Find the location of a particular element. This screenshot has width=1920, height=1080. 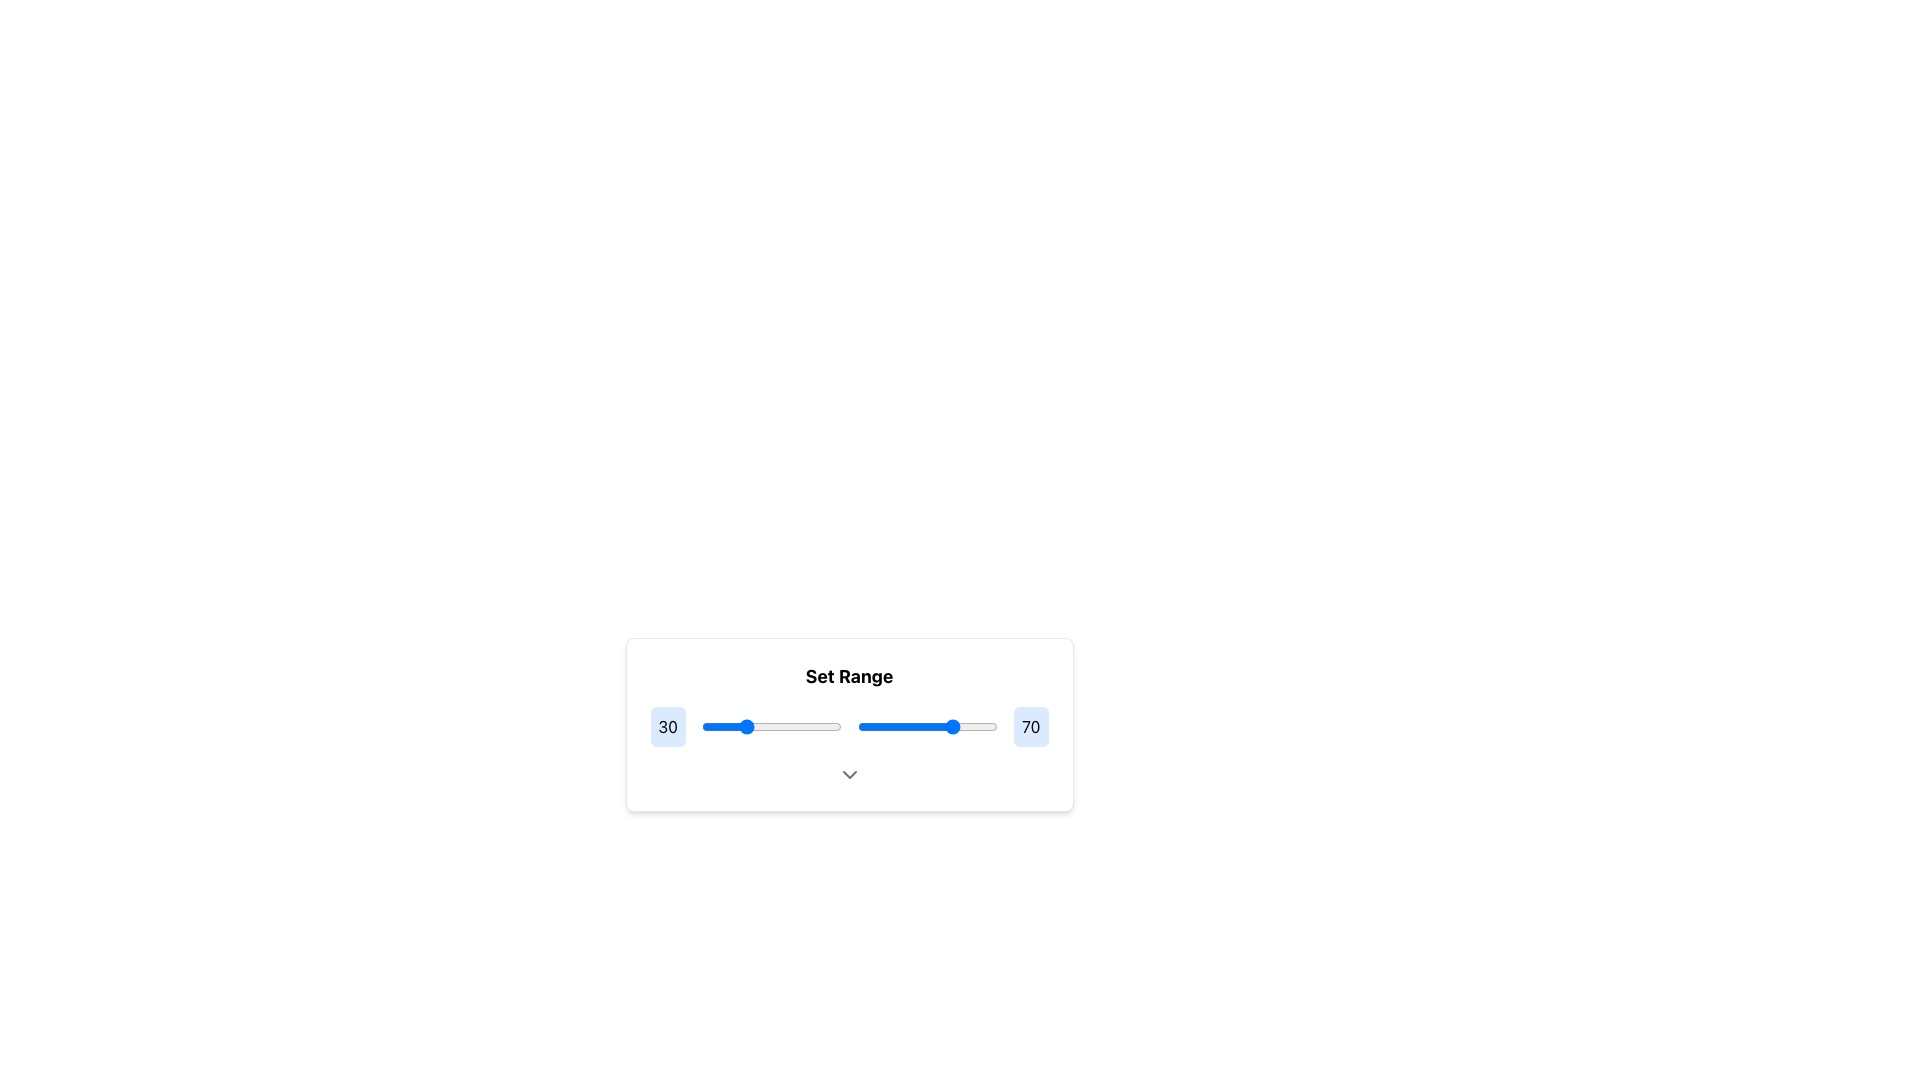

the start value of the range slider is located at coordinates (782, 726).